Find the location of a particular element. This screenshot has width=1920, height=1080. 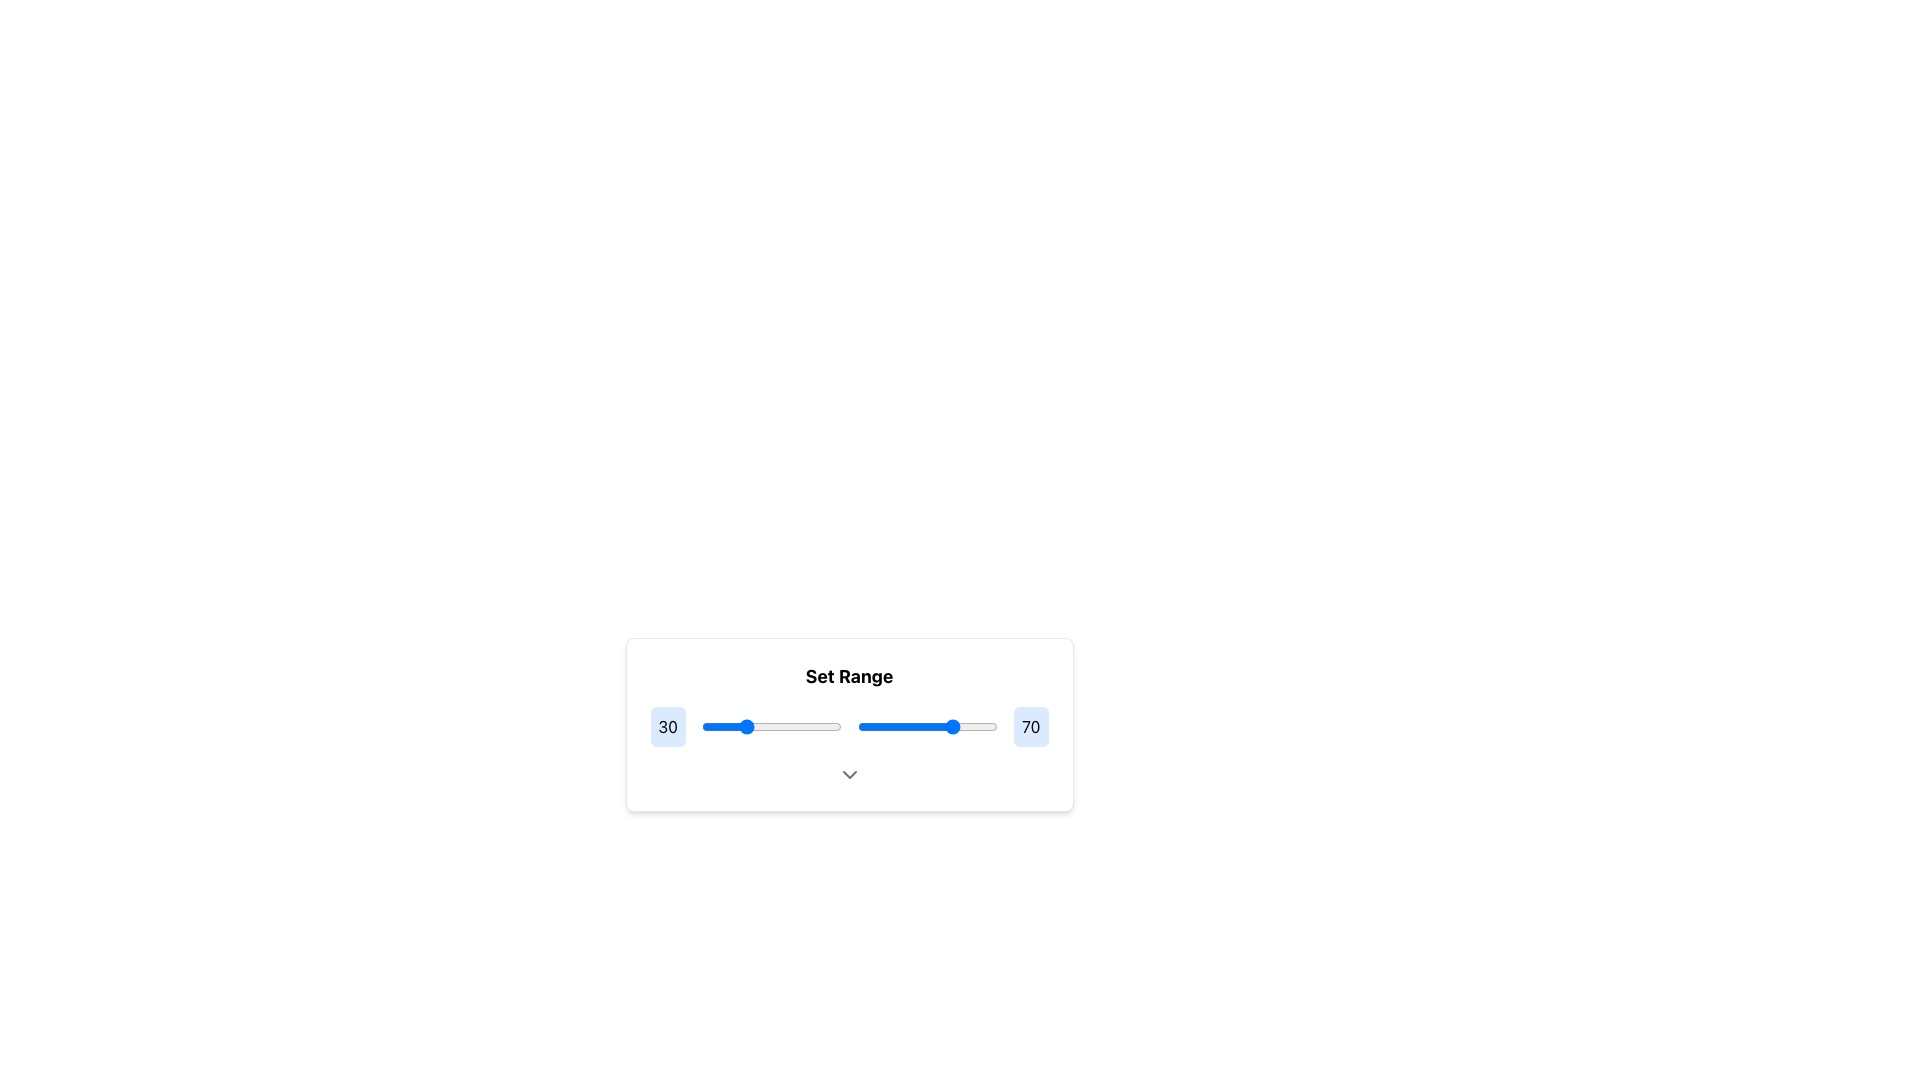

the start value of the range slider is located at coordinates (782, 726).